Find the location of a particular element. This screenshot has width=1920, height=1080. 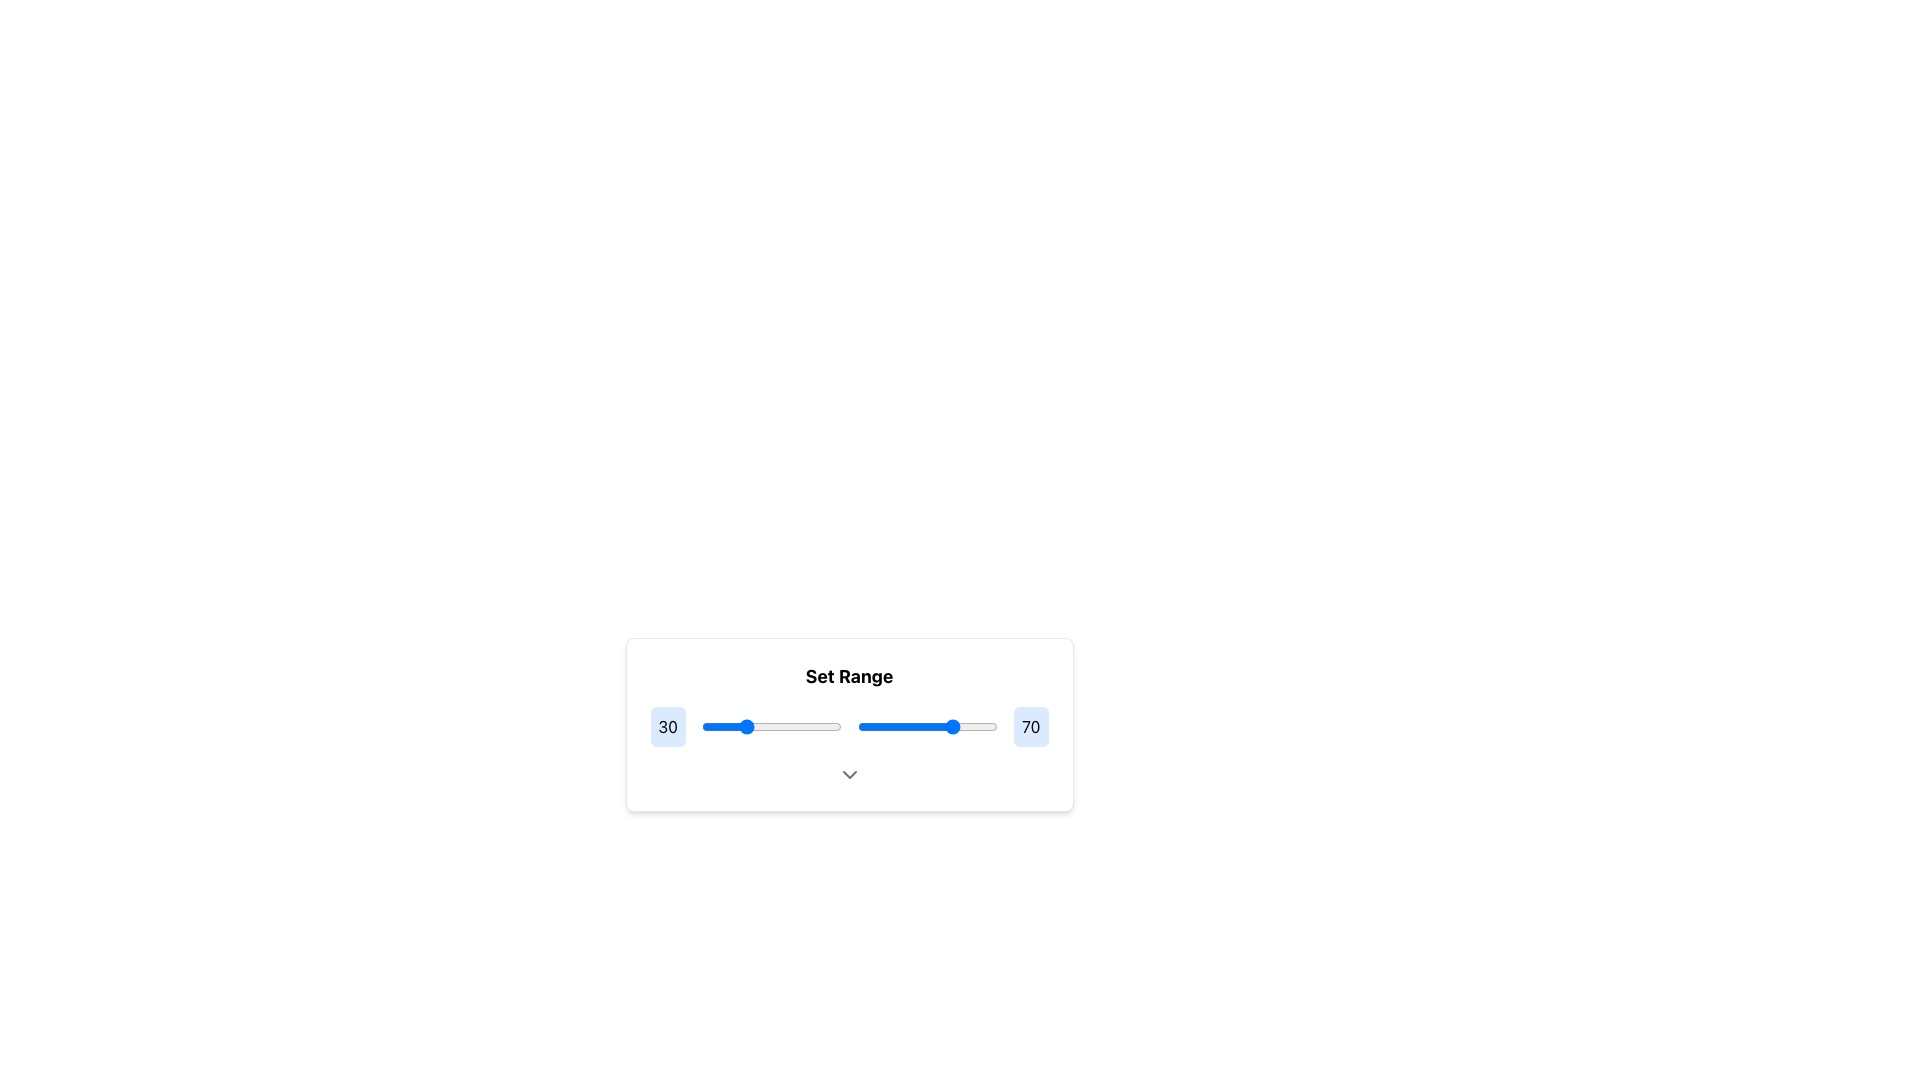

the start value of the range slider is located at coordinates (782, 726).